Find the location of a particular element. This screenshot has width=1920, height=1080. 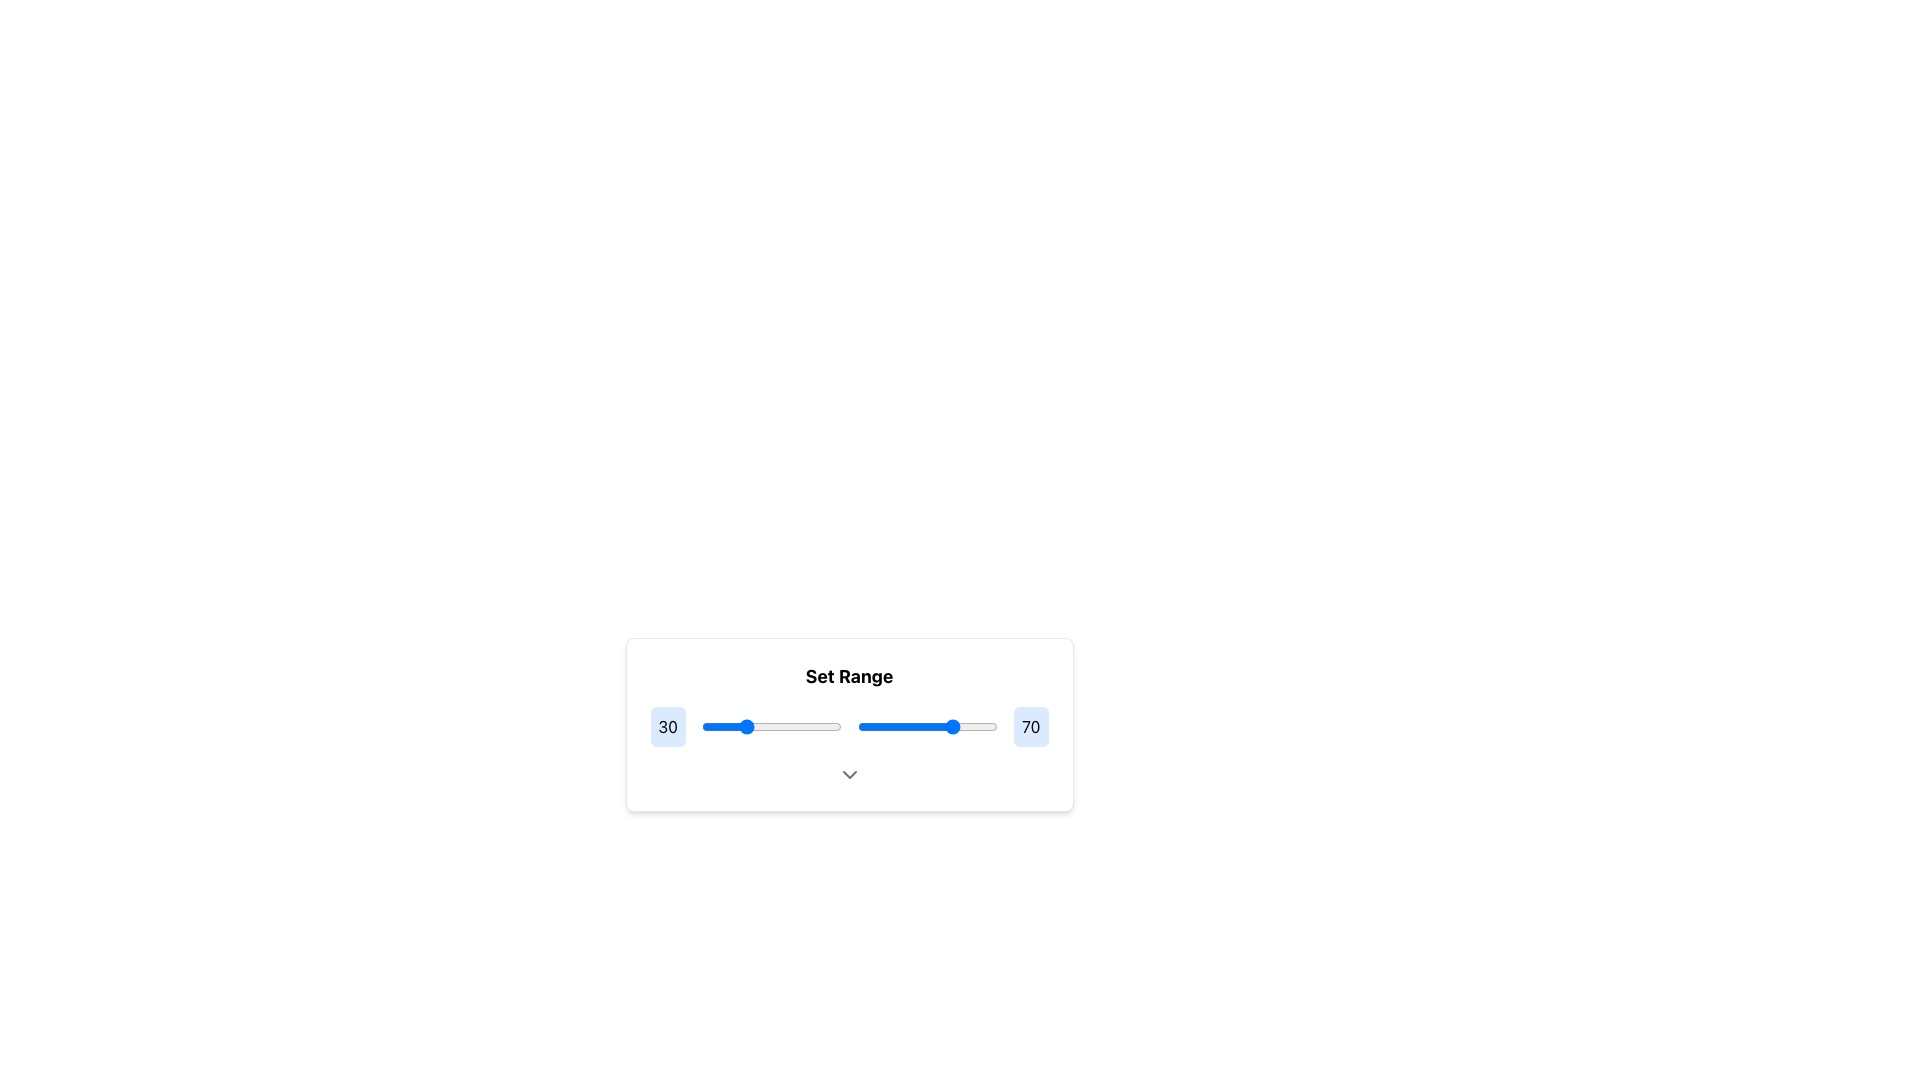

the start value of the range slider is located at coordinates (782, 726).